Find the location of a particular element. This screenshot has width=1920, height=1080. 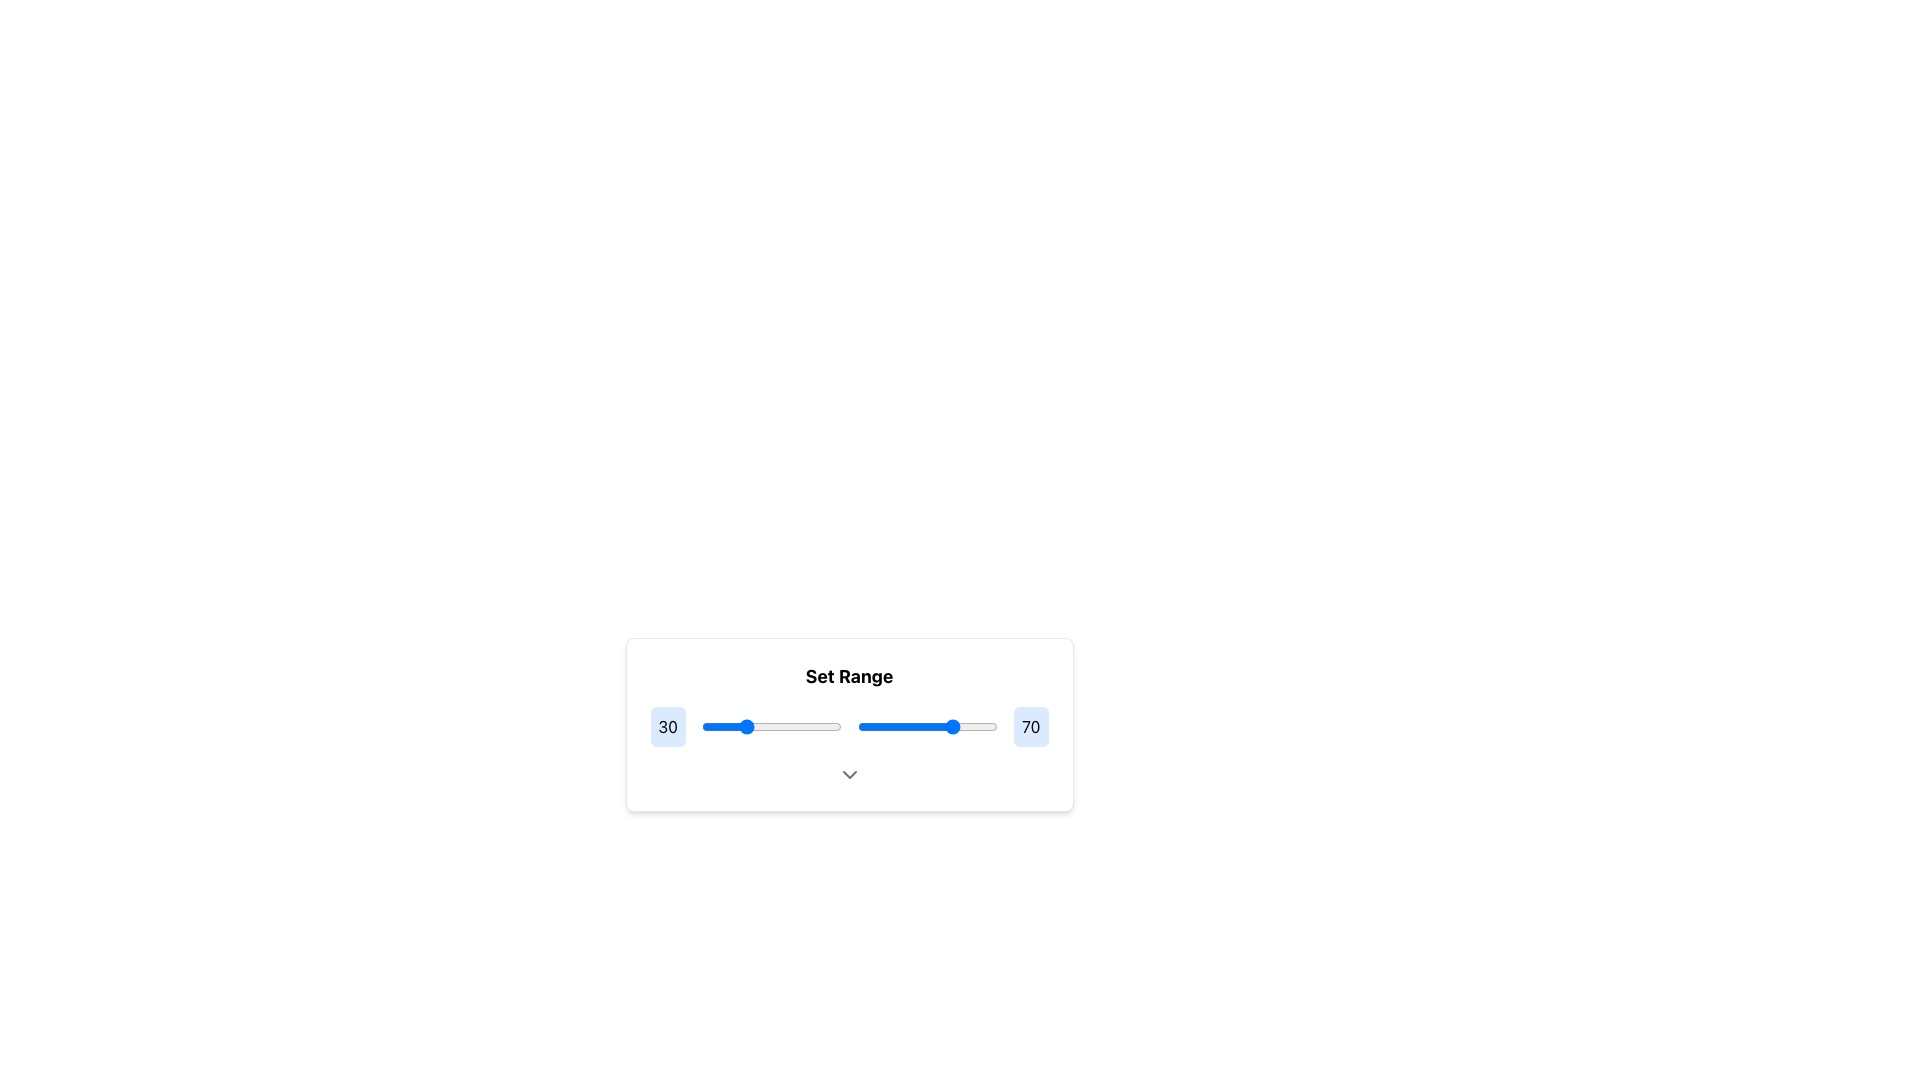

the start value of the range slider is located at coordinates (782, 726).